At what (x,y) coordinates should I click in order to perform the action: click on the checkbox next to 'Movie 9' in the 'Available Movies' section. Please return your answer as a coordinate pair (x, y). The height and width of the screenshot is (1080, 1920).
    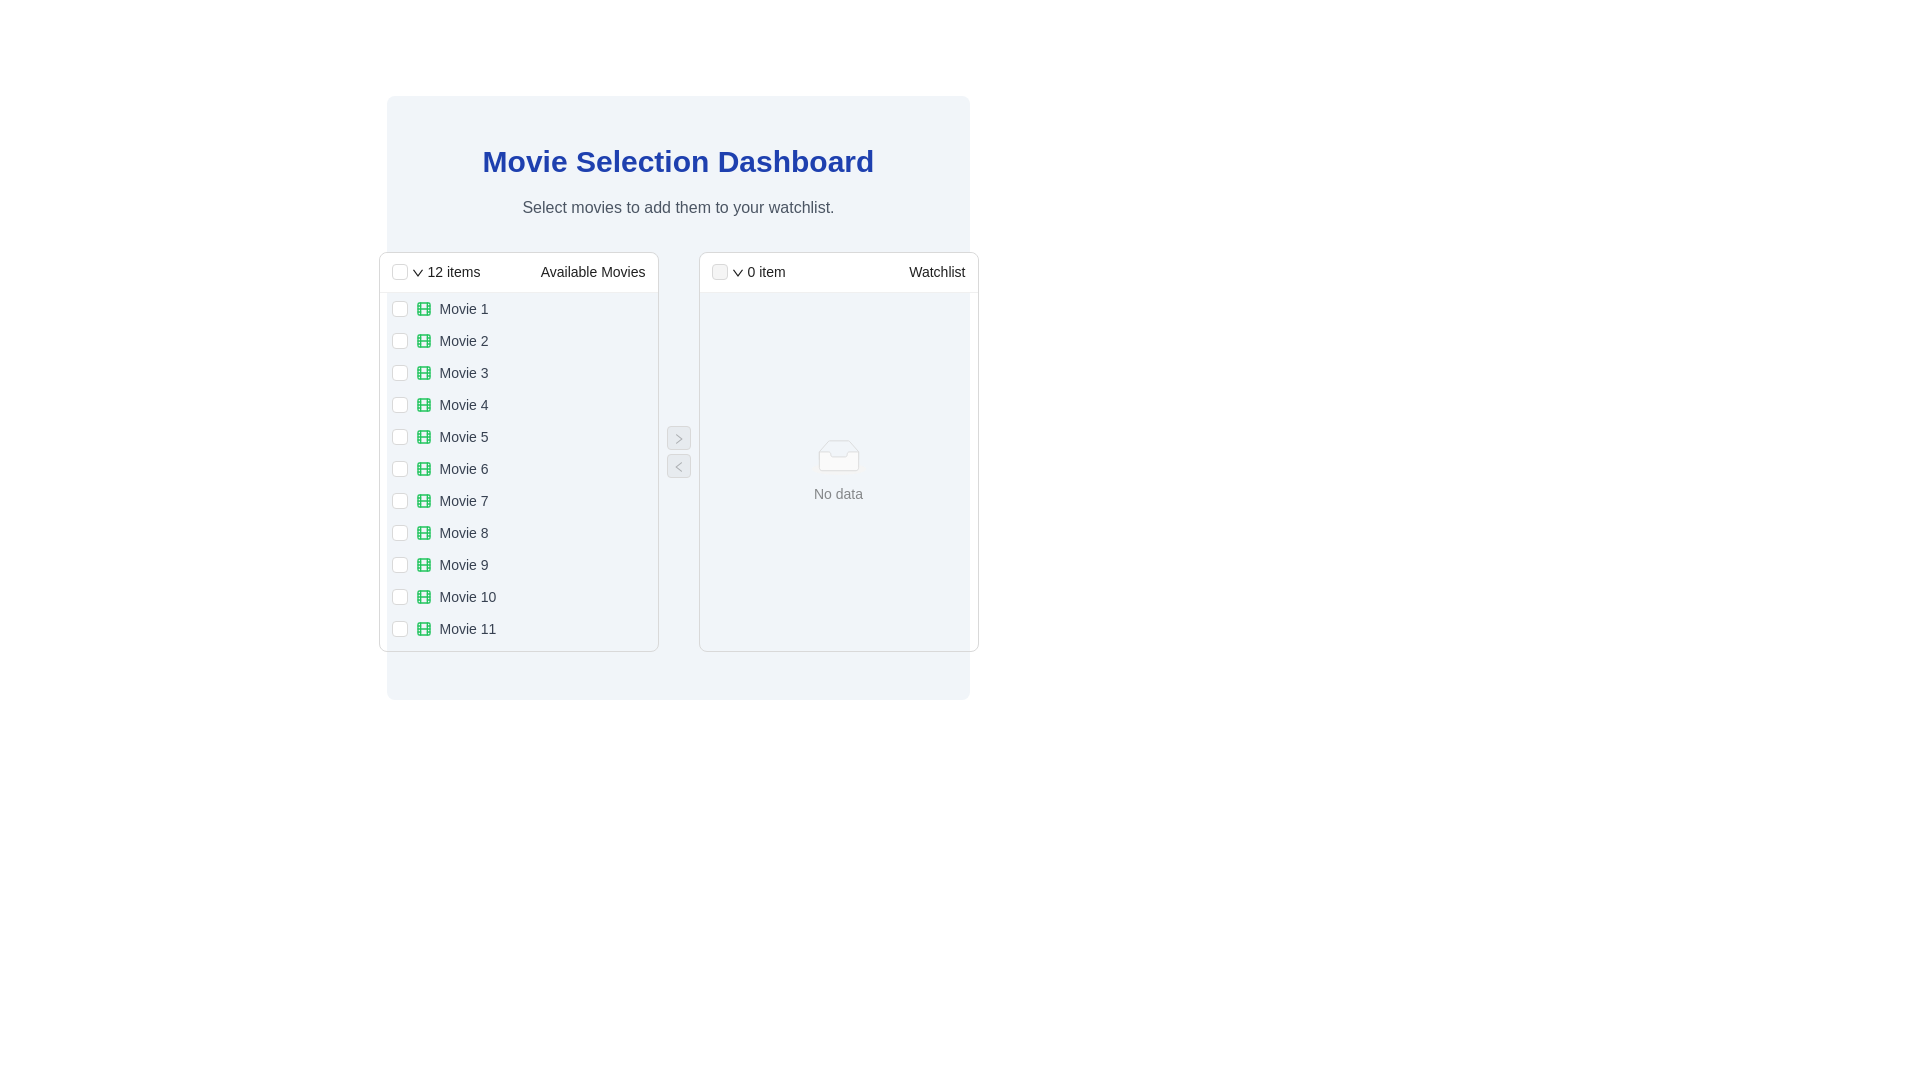
    Looking at the image, I should click on (399, 564).